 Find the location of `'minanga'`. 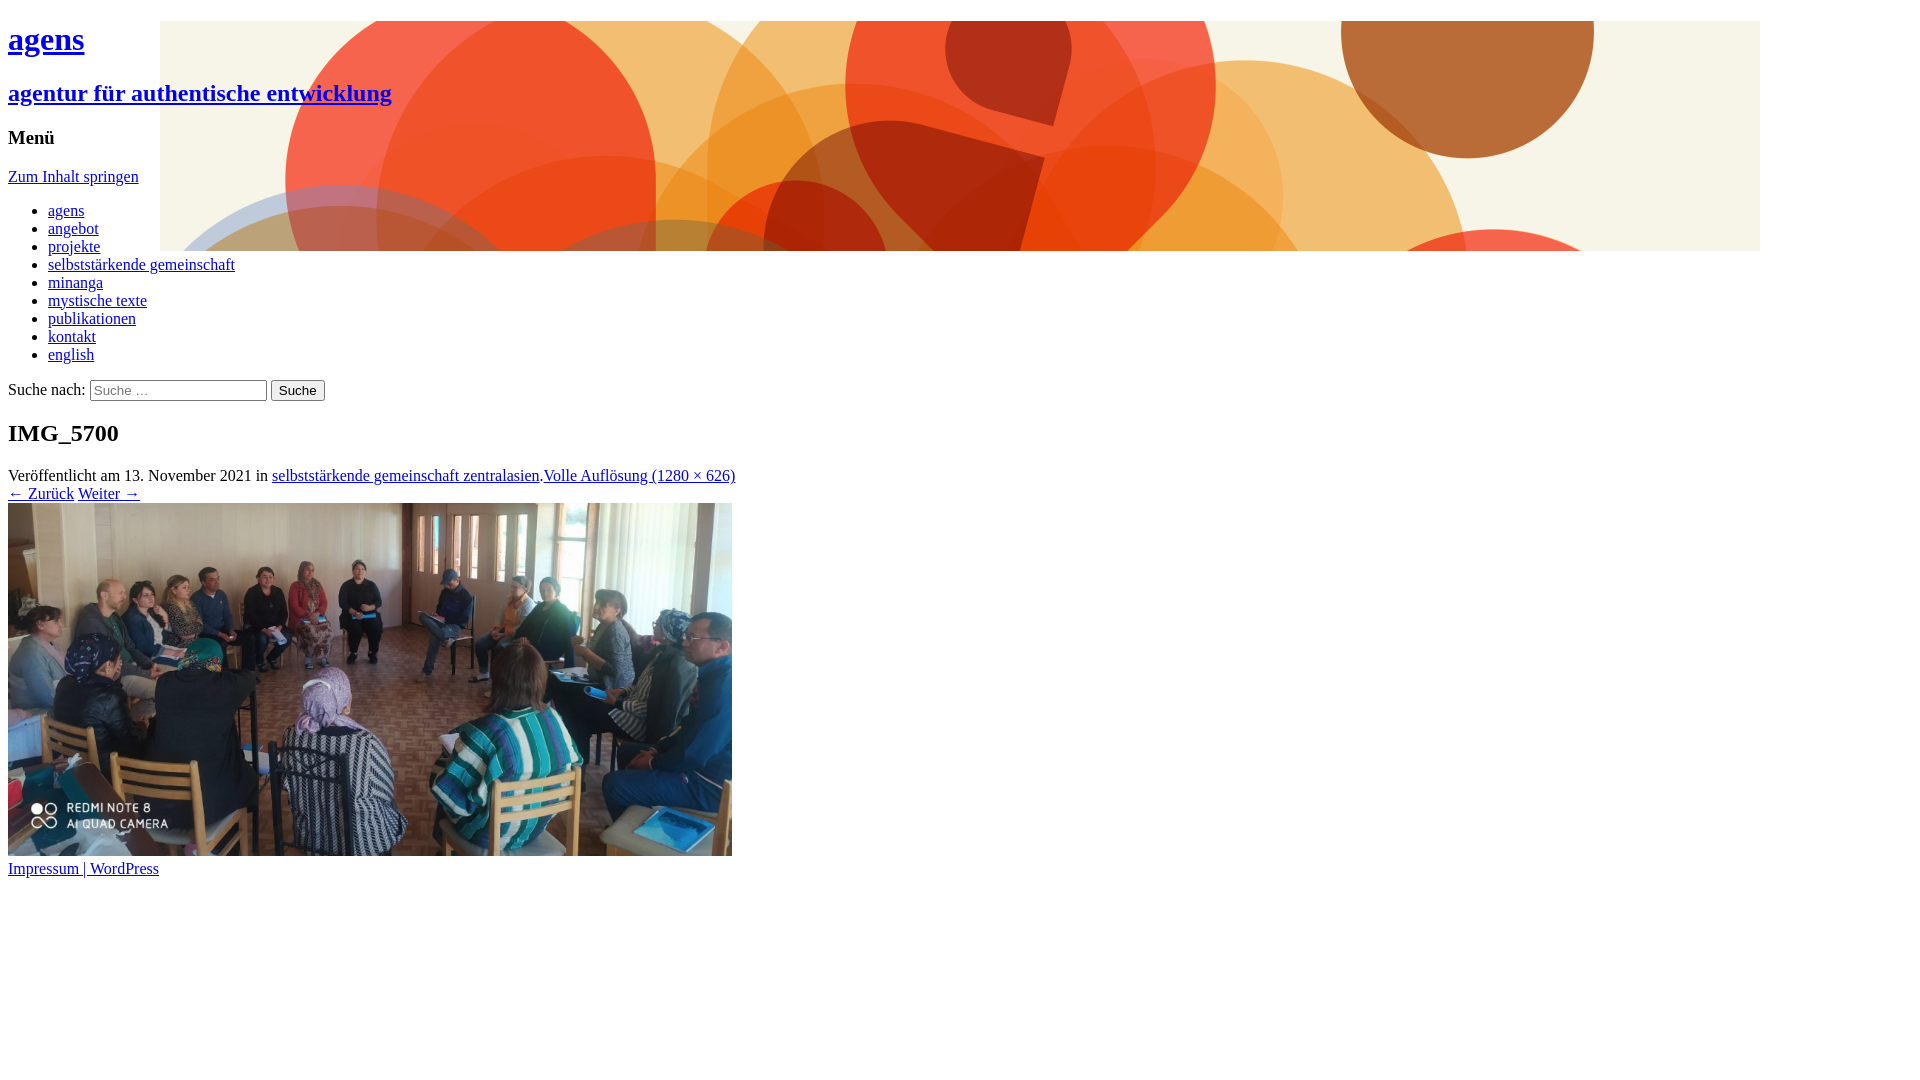

'minanga' is located at coordinates (75, 282).